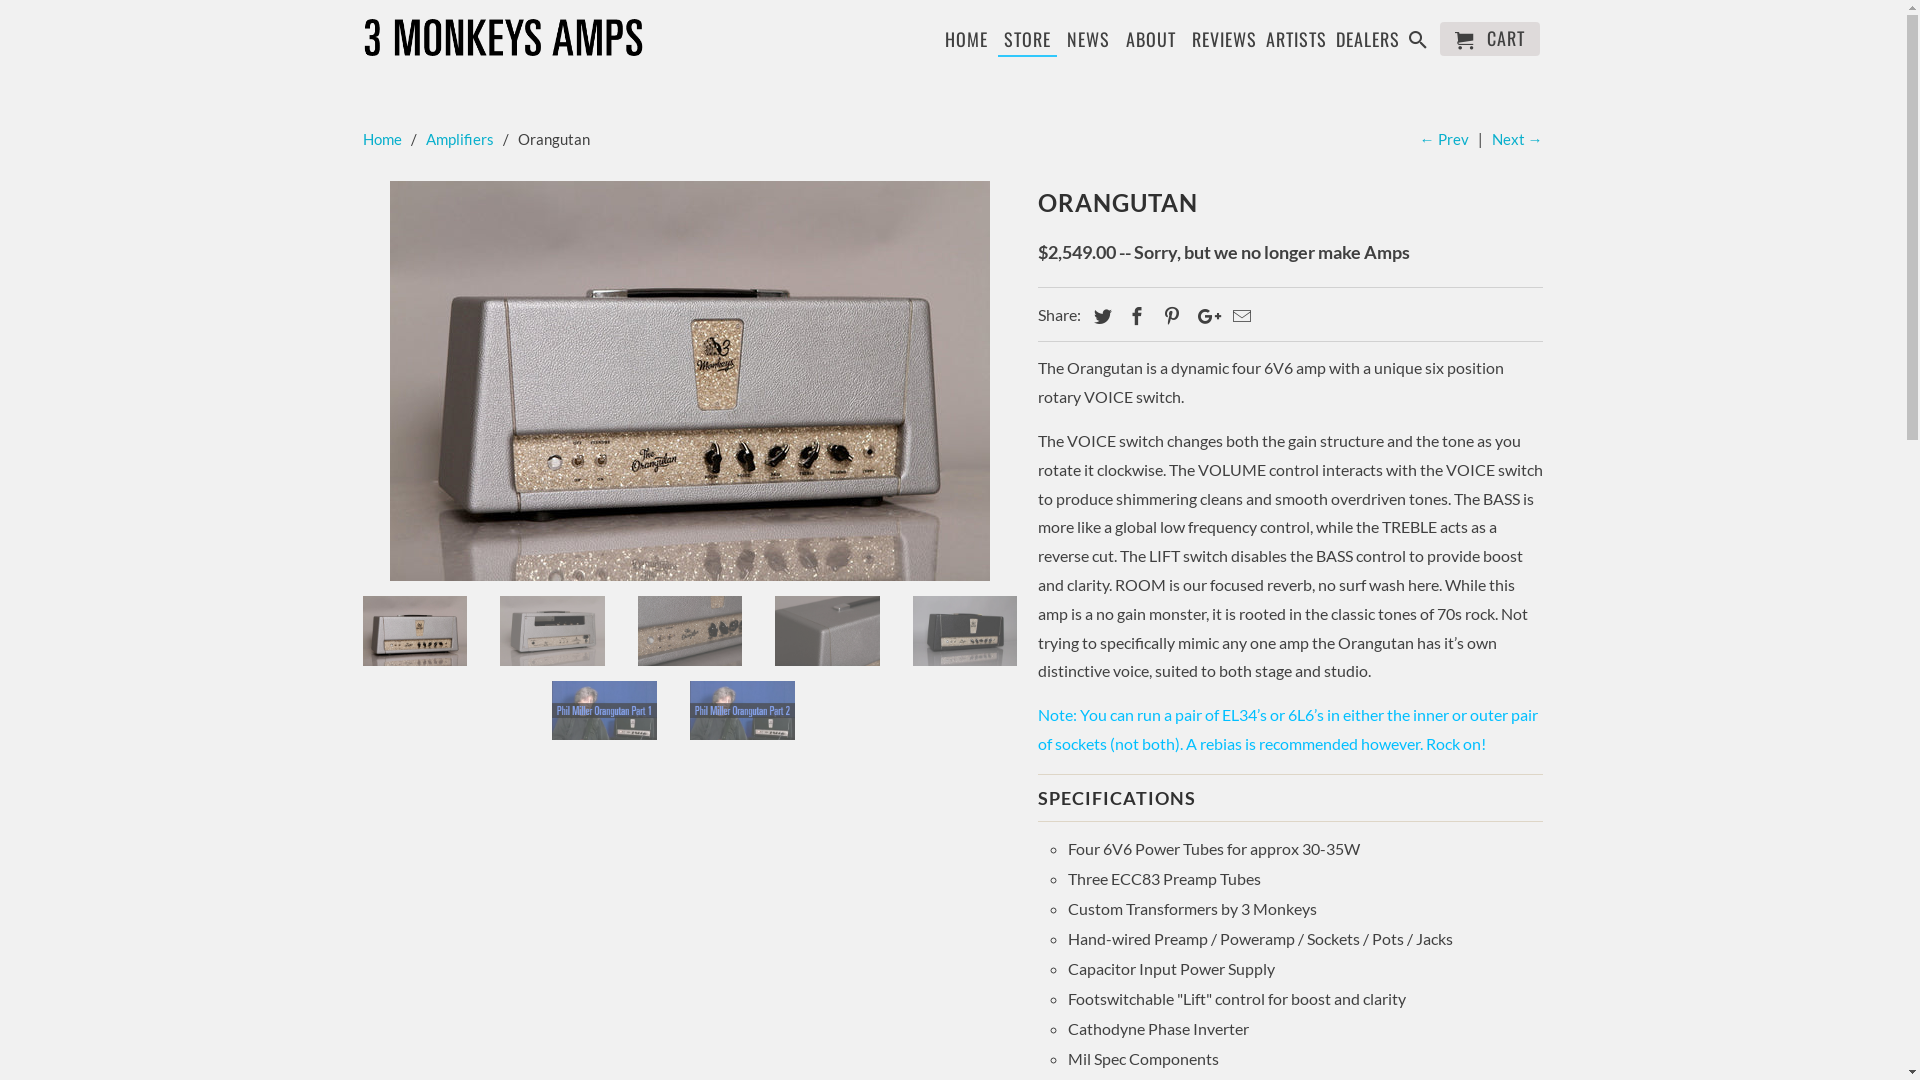 This screenshot has height=1080, width=1920. Describe the element at coordinates (1151, 37) in the screenshot. I see `'ABOUT'` at that location.